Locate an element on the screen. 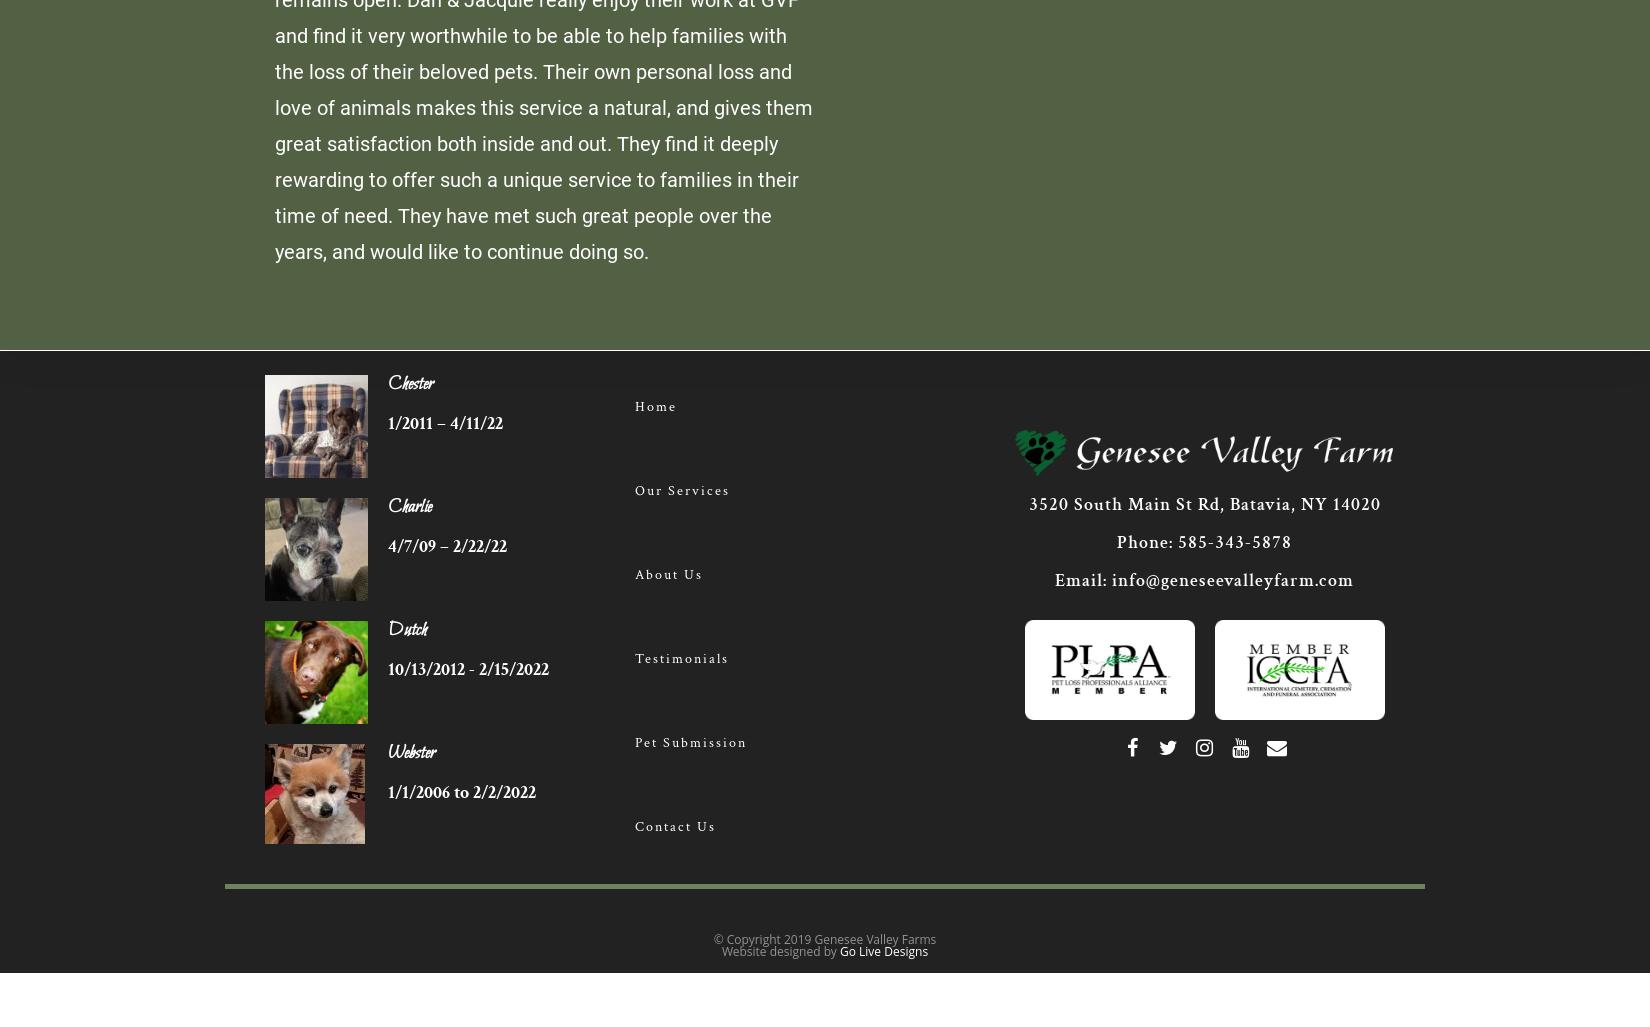  'Website designed by' is located at coordinates (720, 951).